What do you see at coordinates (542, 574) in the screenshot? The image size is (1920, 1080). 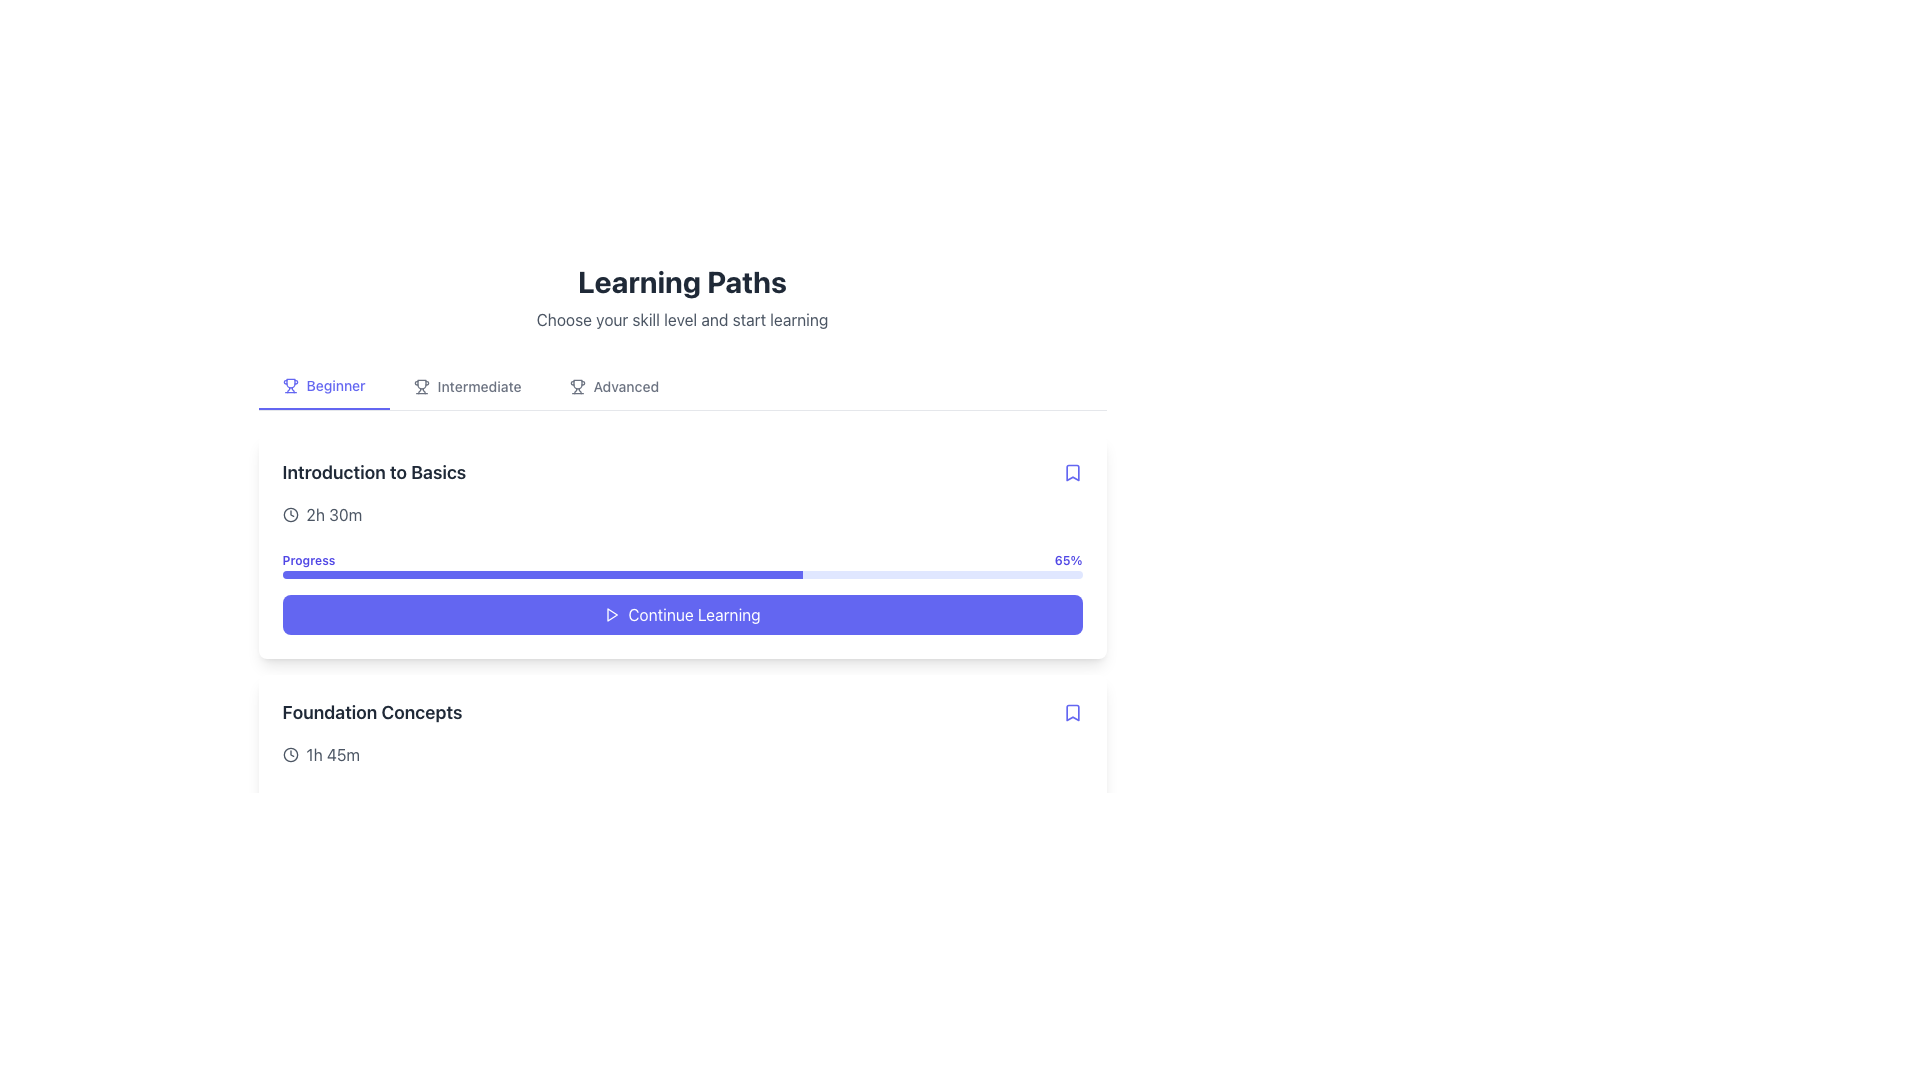 I see `the filled portion of the progress bar, which is a deep indigo colored bar located beneath the 'Introduction to Basics' label and above the 'Continue Learning' button` at bounding box center [542, 574].